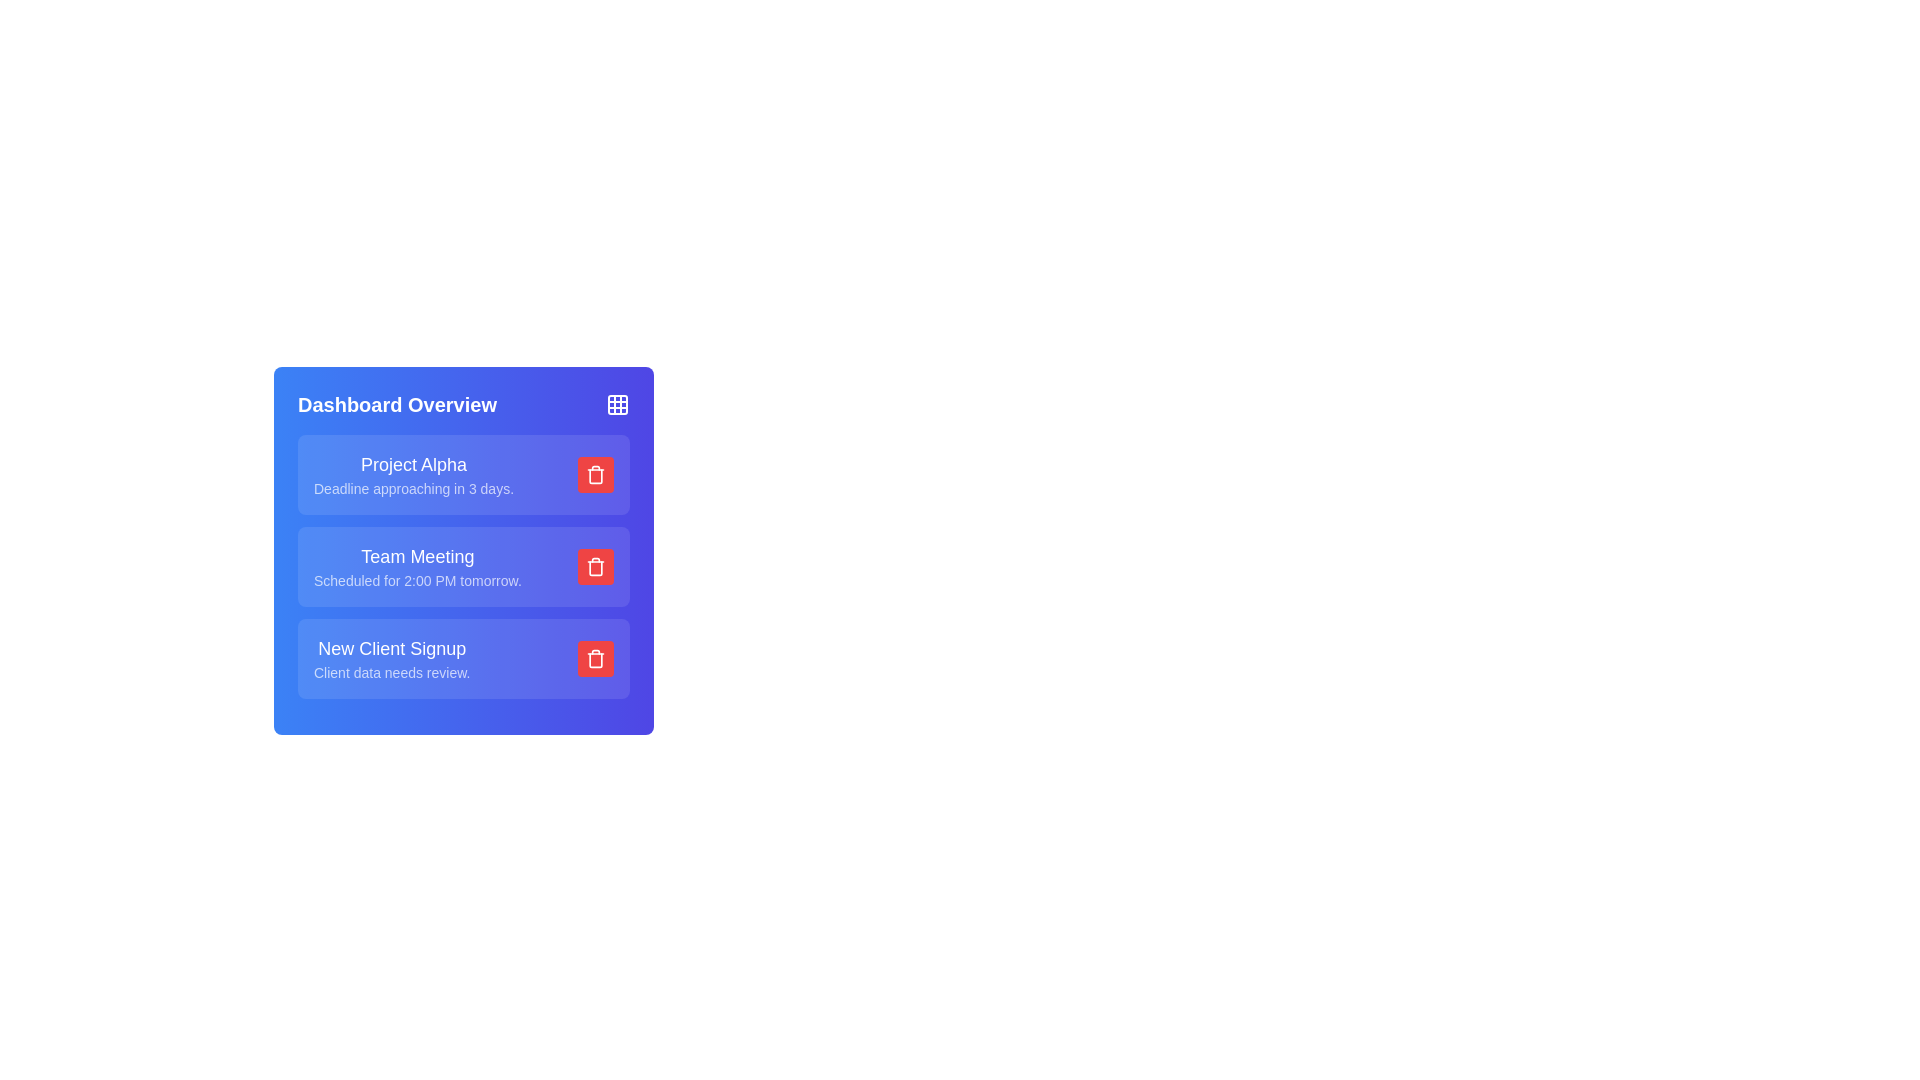 The width and height of the screenshot is (1920, 1080). I want to click on the delete button for the 'Project Alpha' task located below the 'Dashboard Overview' heading, so click(594, 474).